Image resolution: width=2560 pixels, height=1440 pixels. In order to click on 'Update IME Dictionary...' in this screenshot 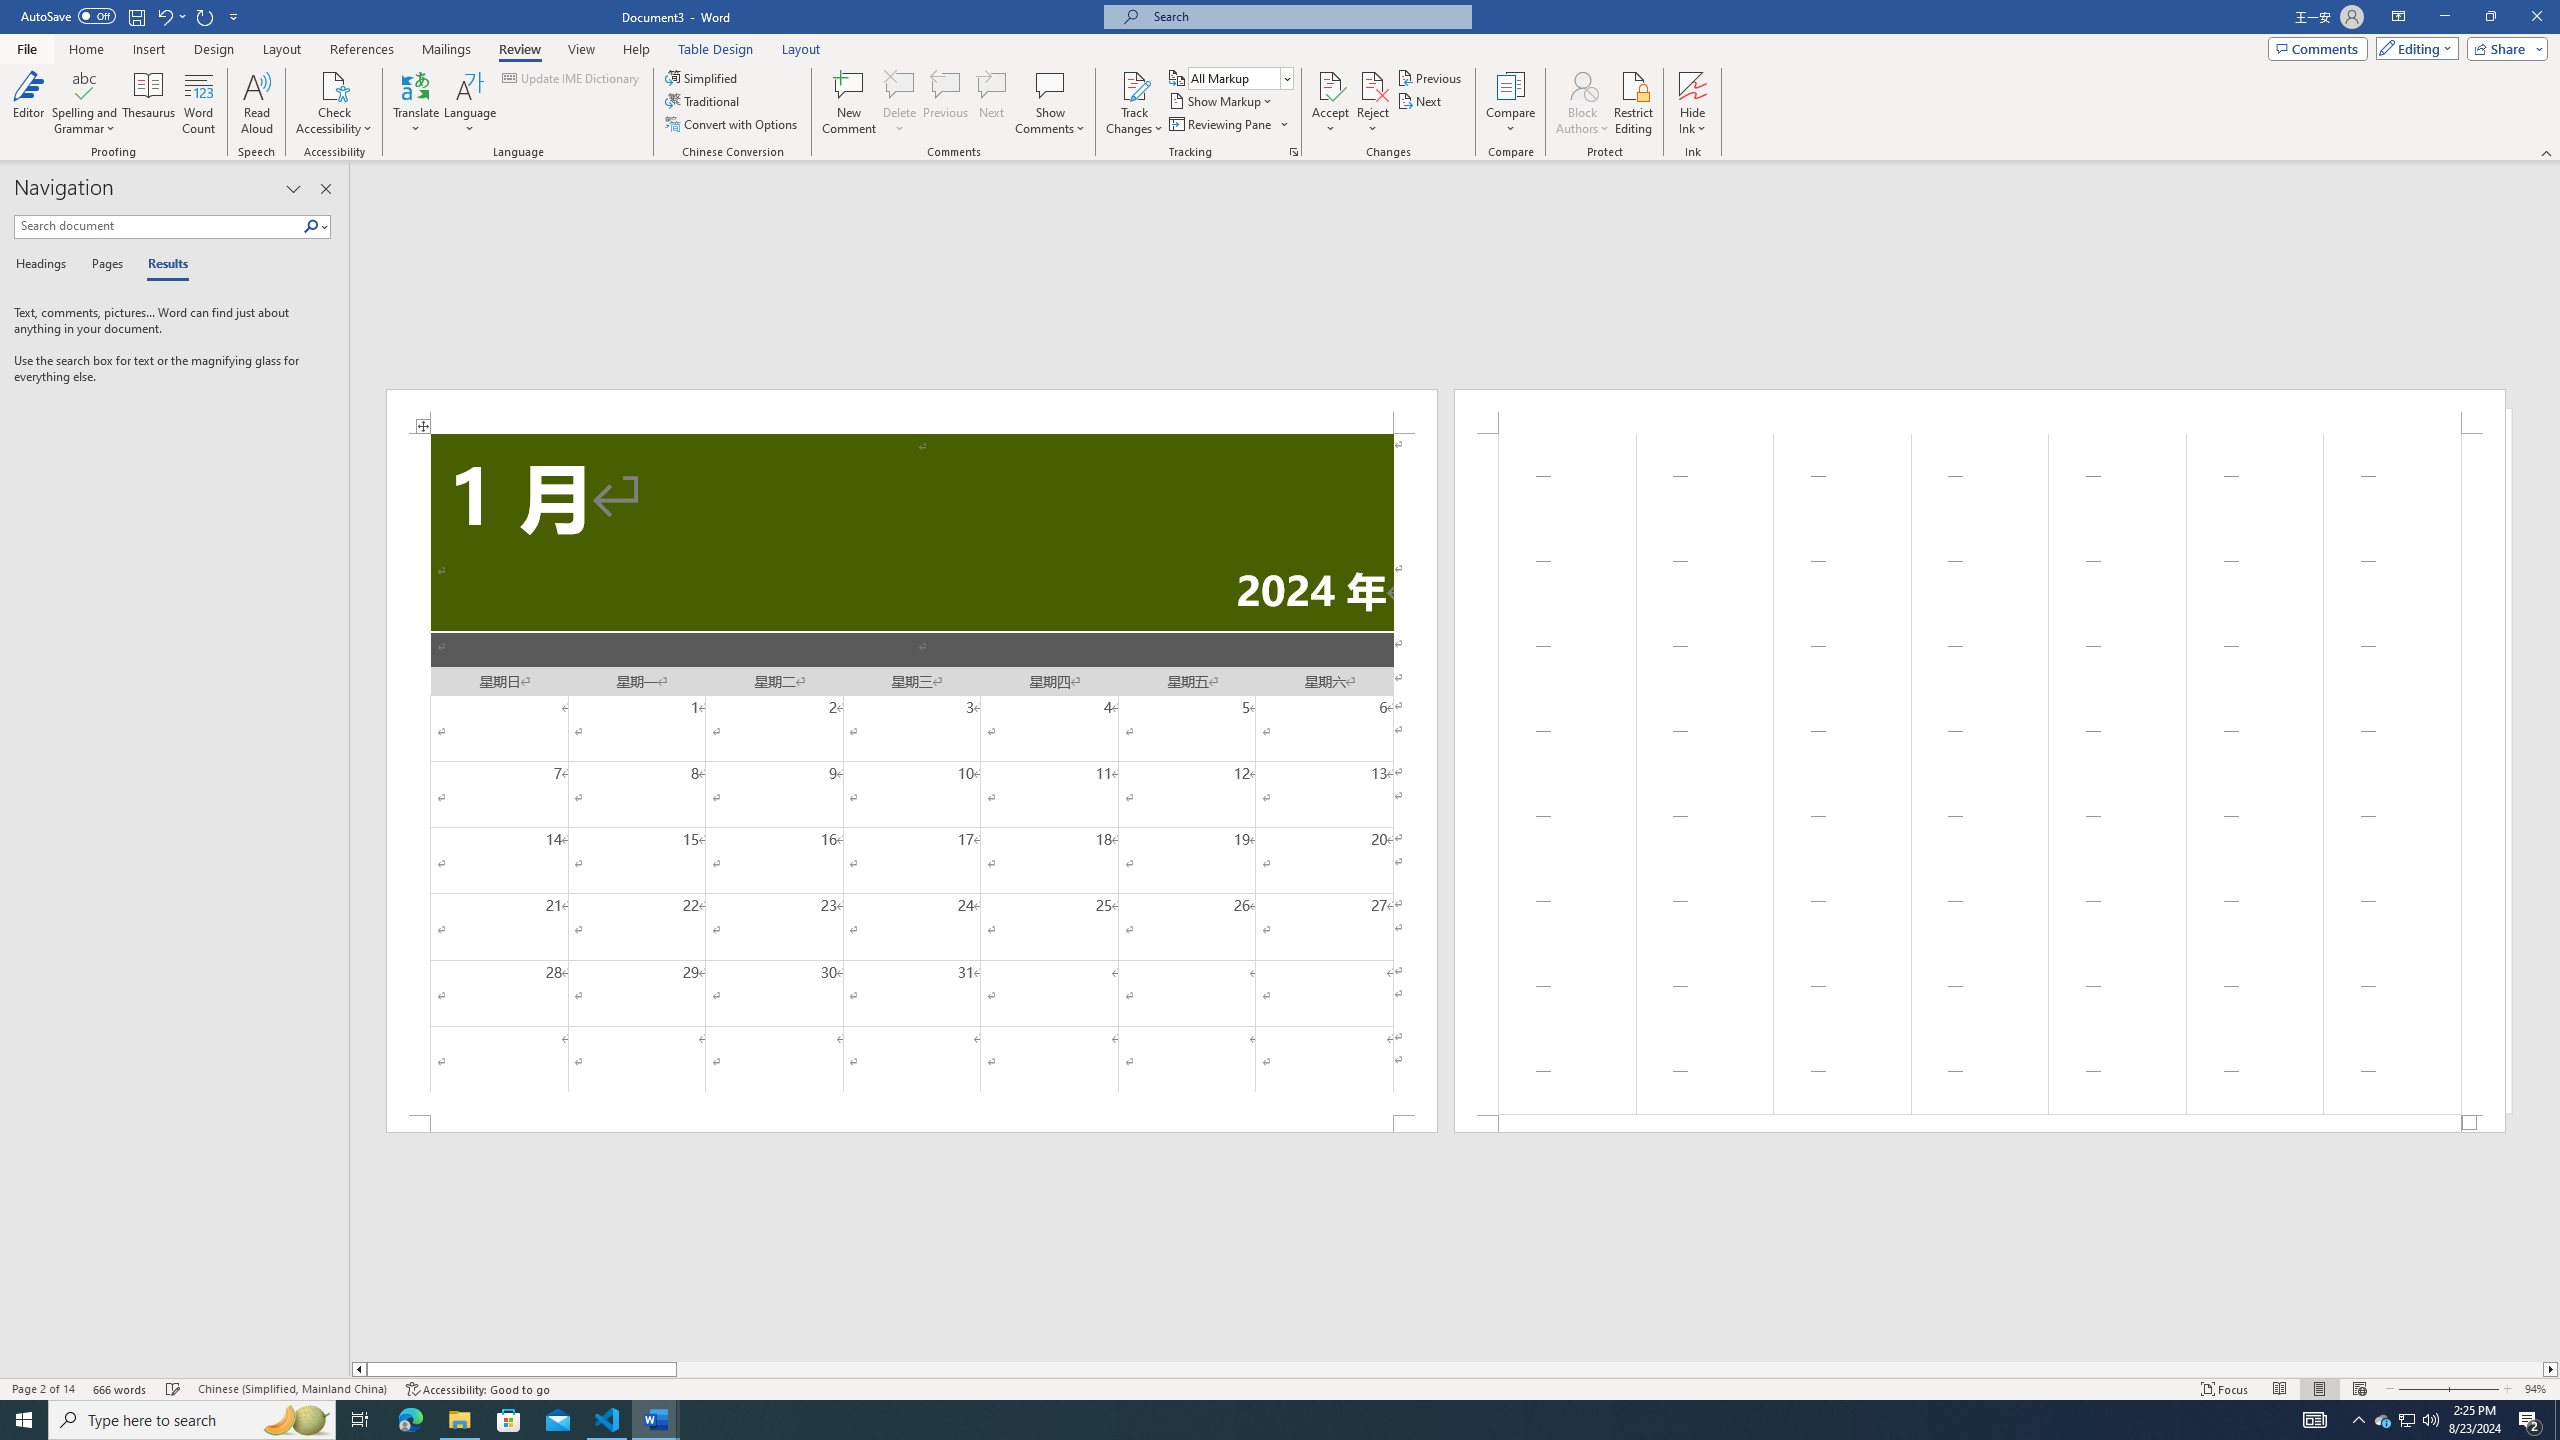, I will do `click(571, 77)`.